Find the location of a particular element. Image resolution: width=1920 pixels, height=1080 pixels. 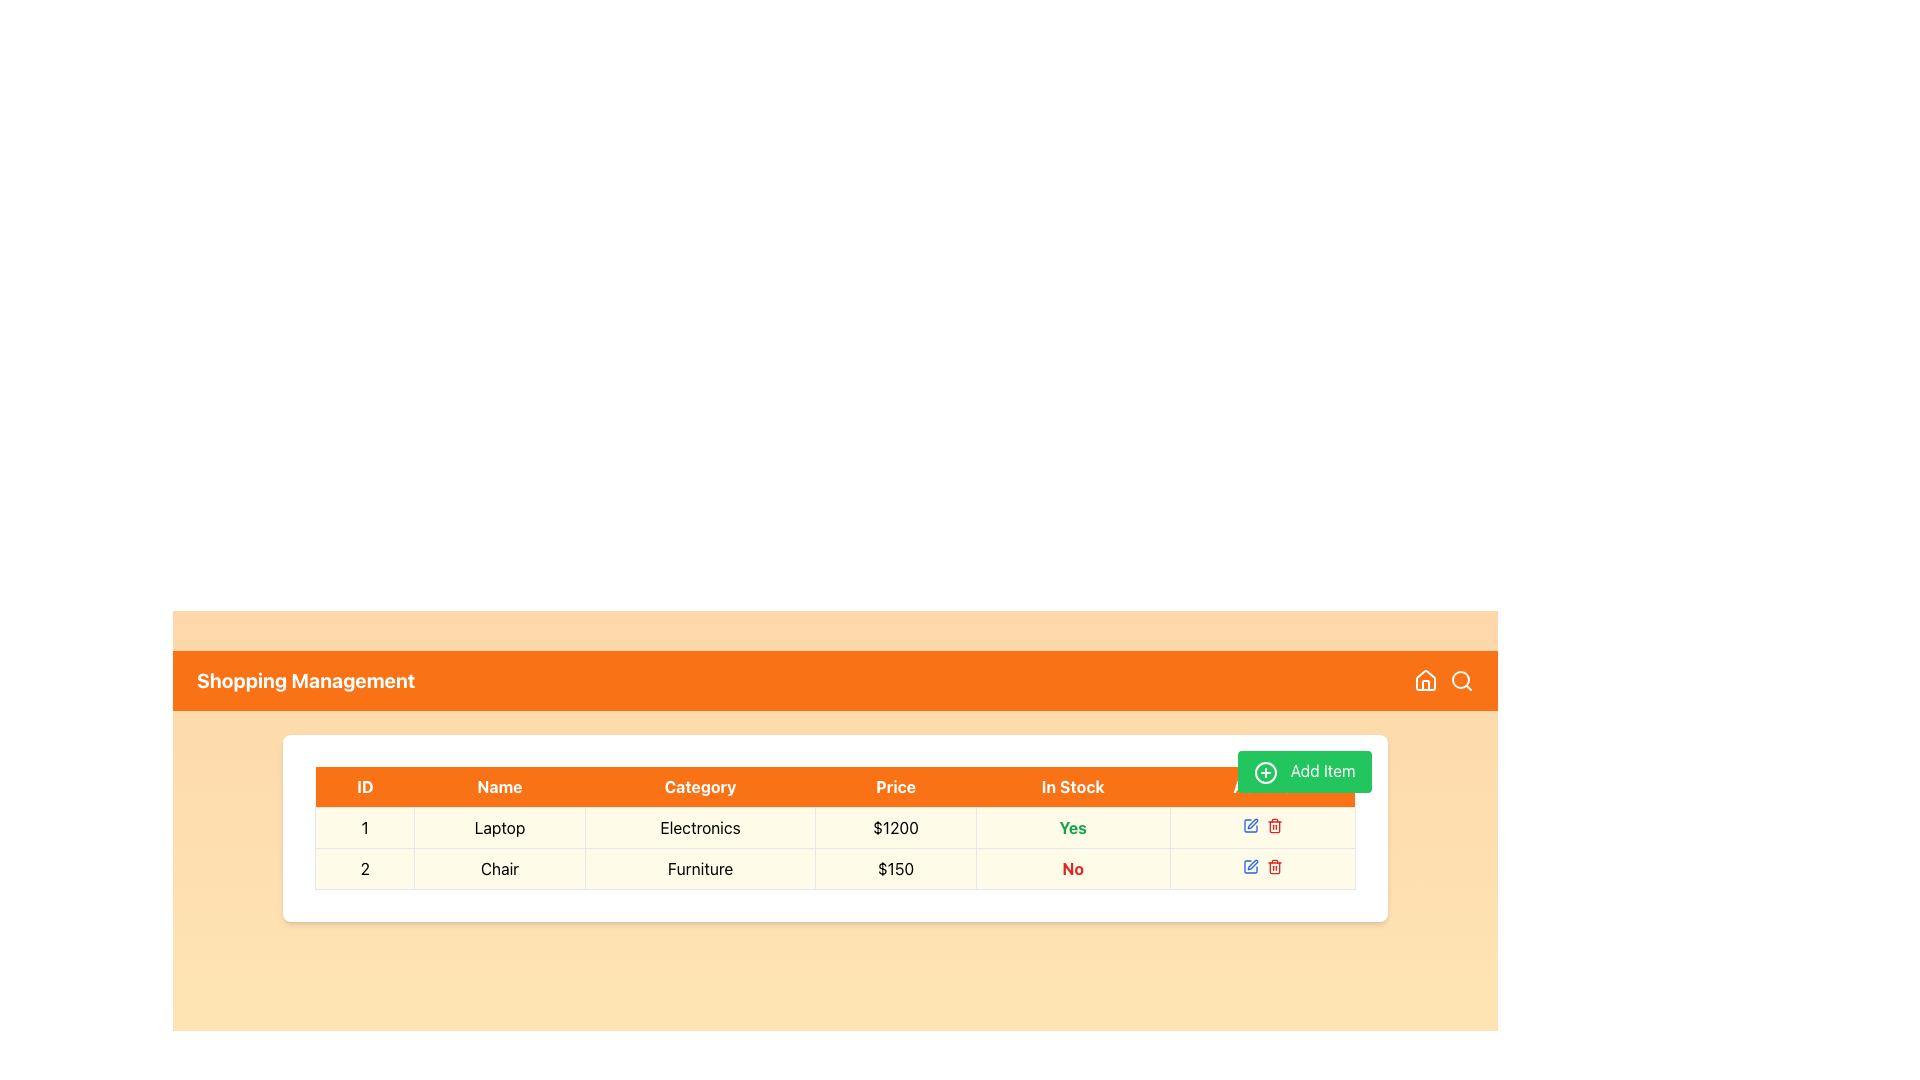

the trash bin icon component located in the center of the icon group to the right of the second row in the table is located at coordinates (1273, 827).